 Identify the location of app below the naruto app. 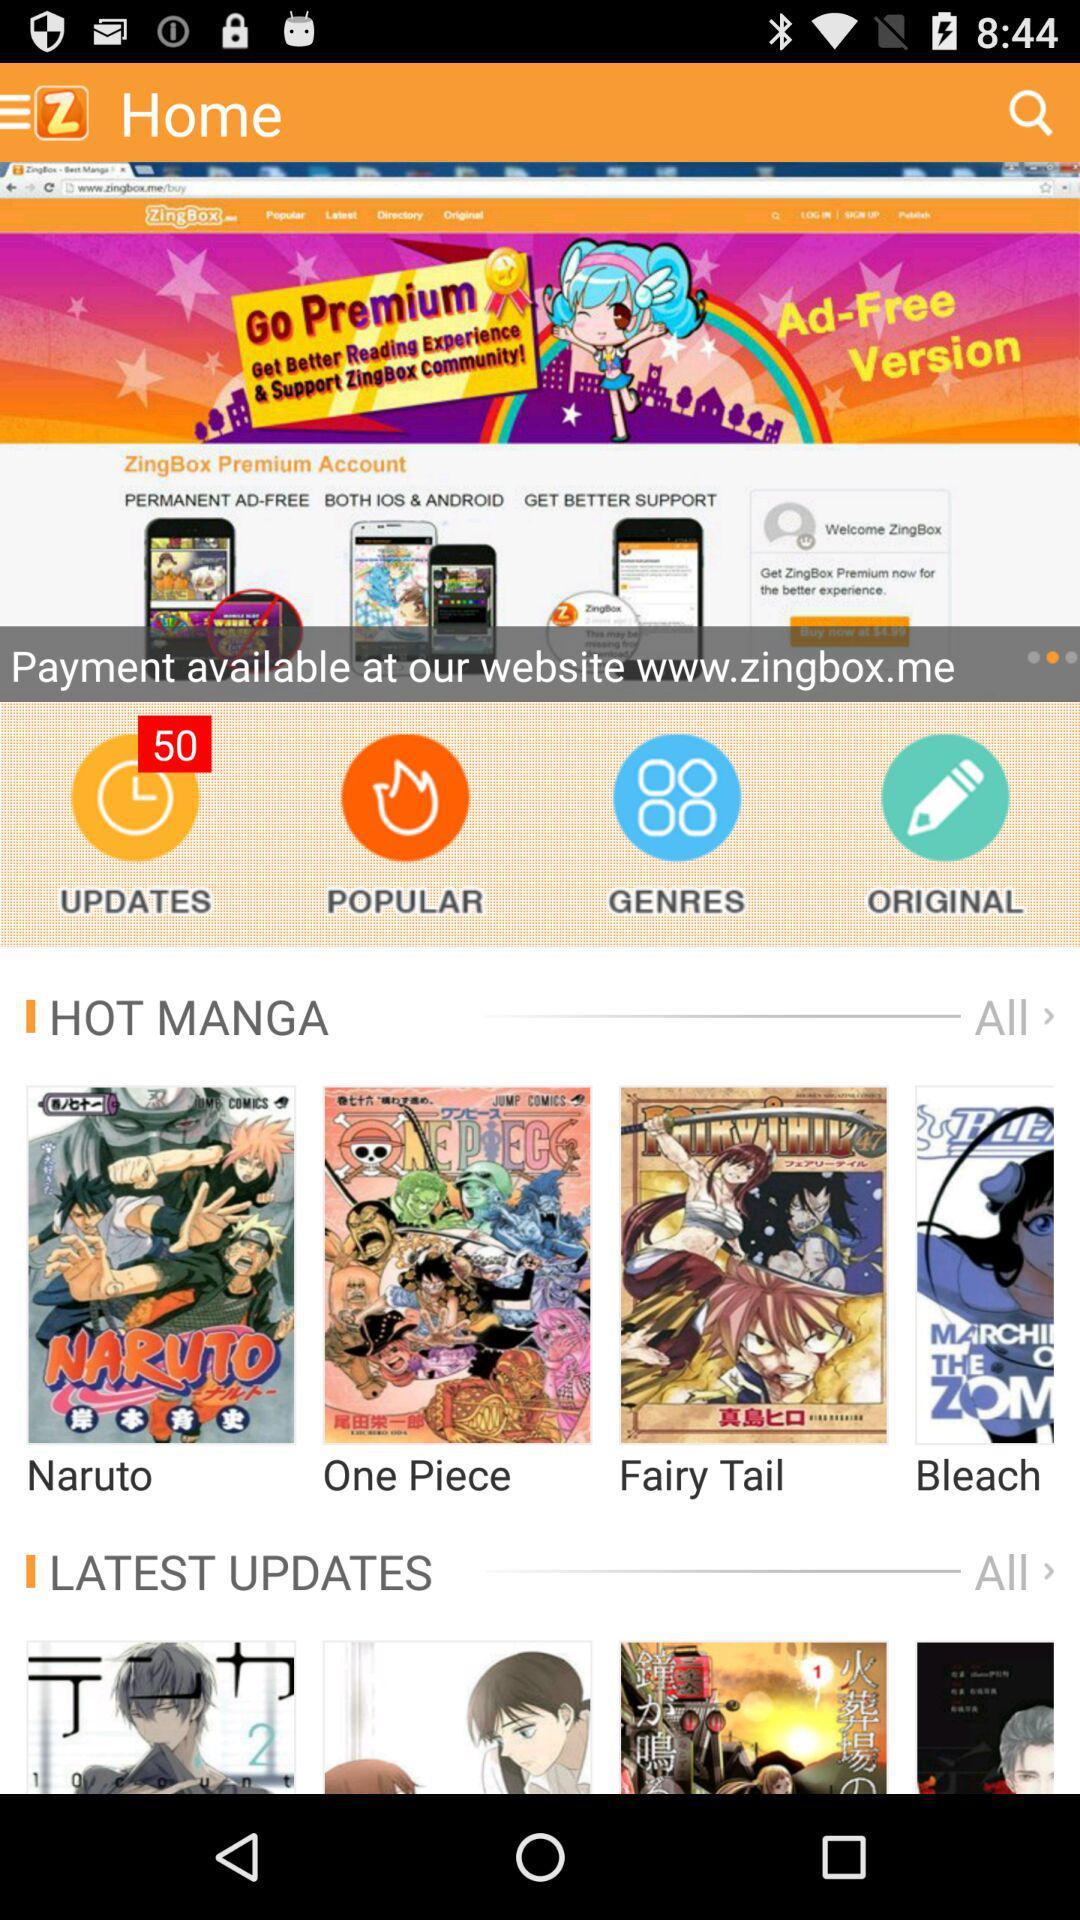
(228, 1570).